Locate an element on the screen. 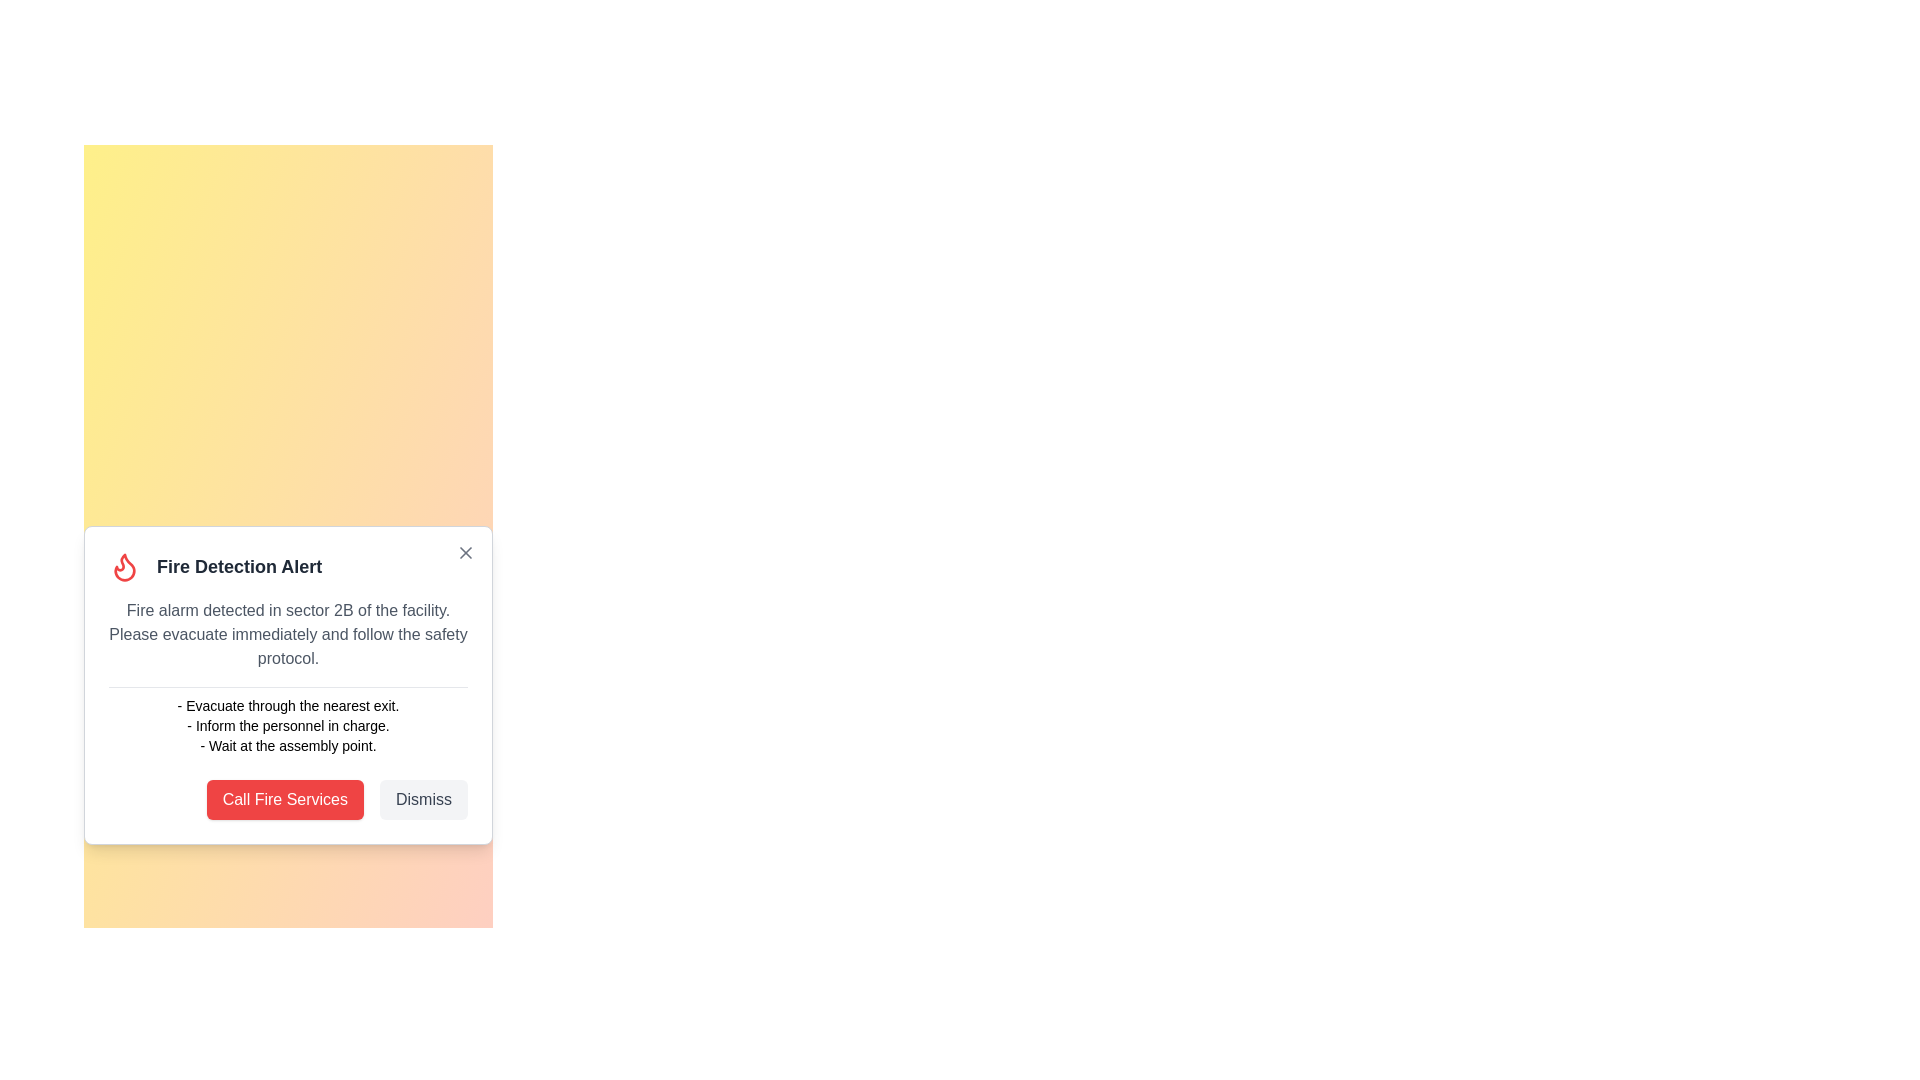  the 'Call Fire Services' button to trigger the action is located at coordinates (283, 797).